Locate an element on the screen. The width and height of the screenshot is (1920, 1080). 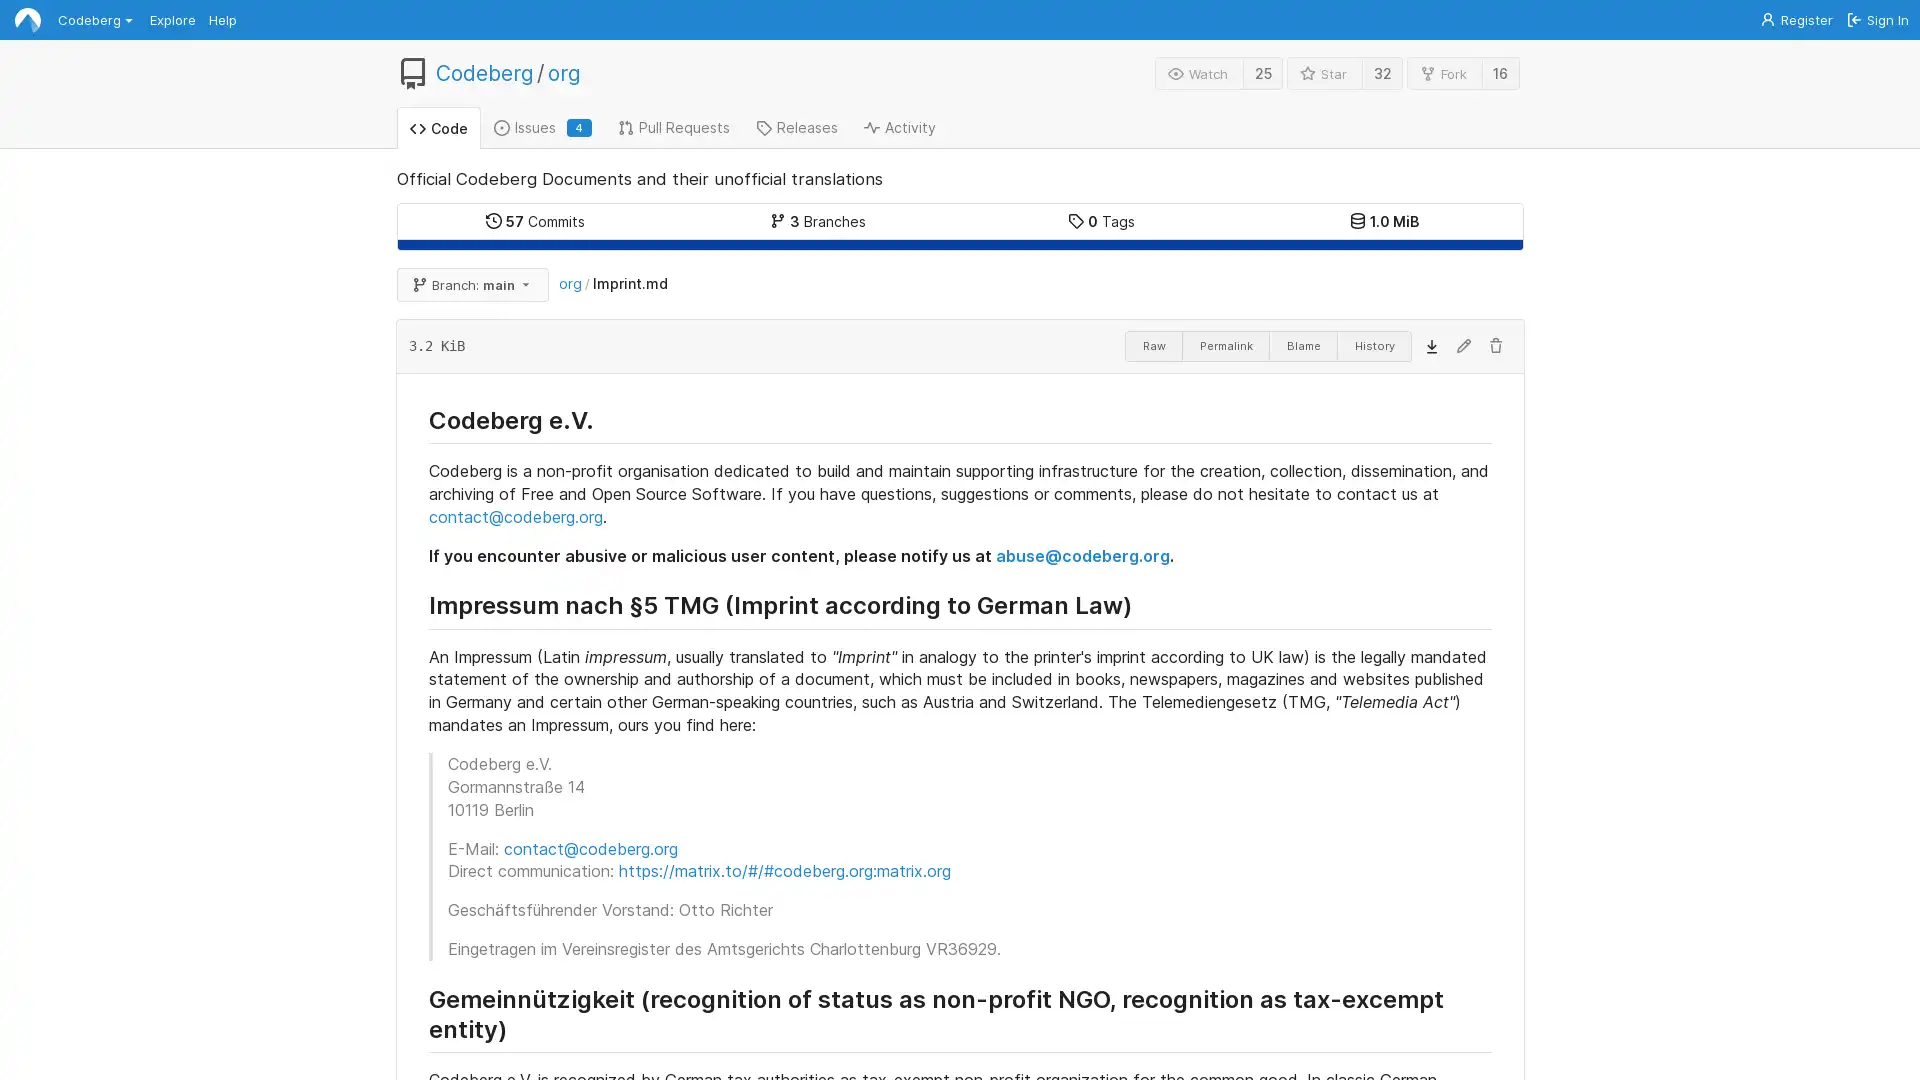
Star is located at coordinates (1324, 72).